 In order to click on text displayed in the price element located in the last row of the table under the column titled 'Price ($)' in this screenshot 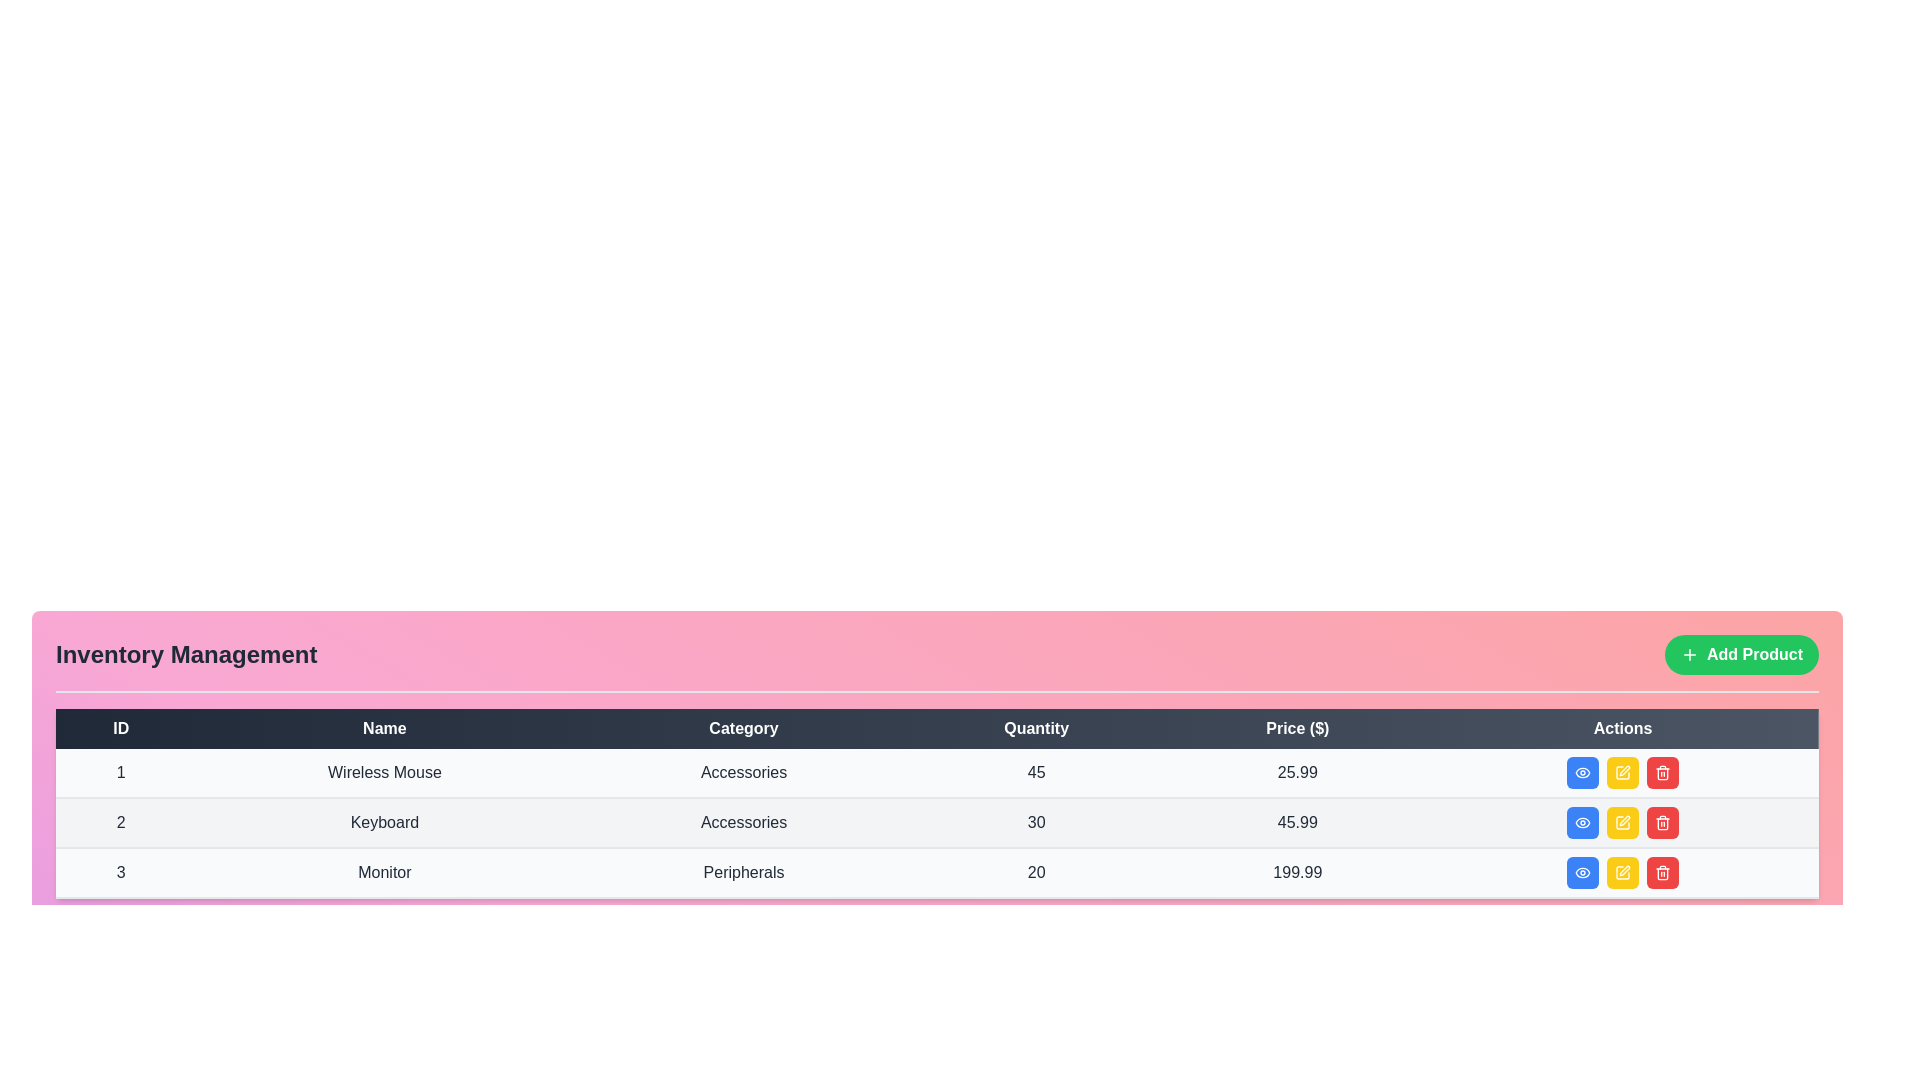, I will do `click(1297, 871)`.